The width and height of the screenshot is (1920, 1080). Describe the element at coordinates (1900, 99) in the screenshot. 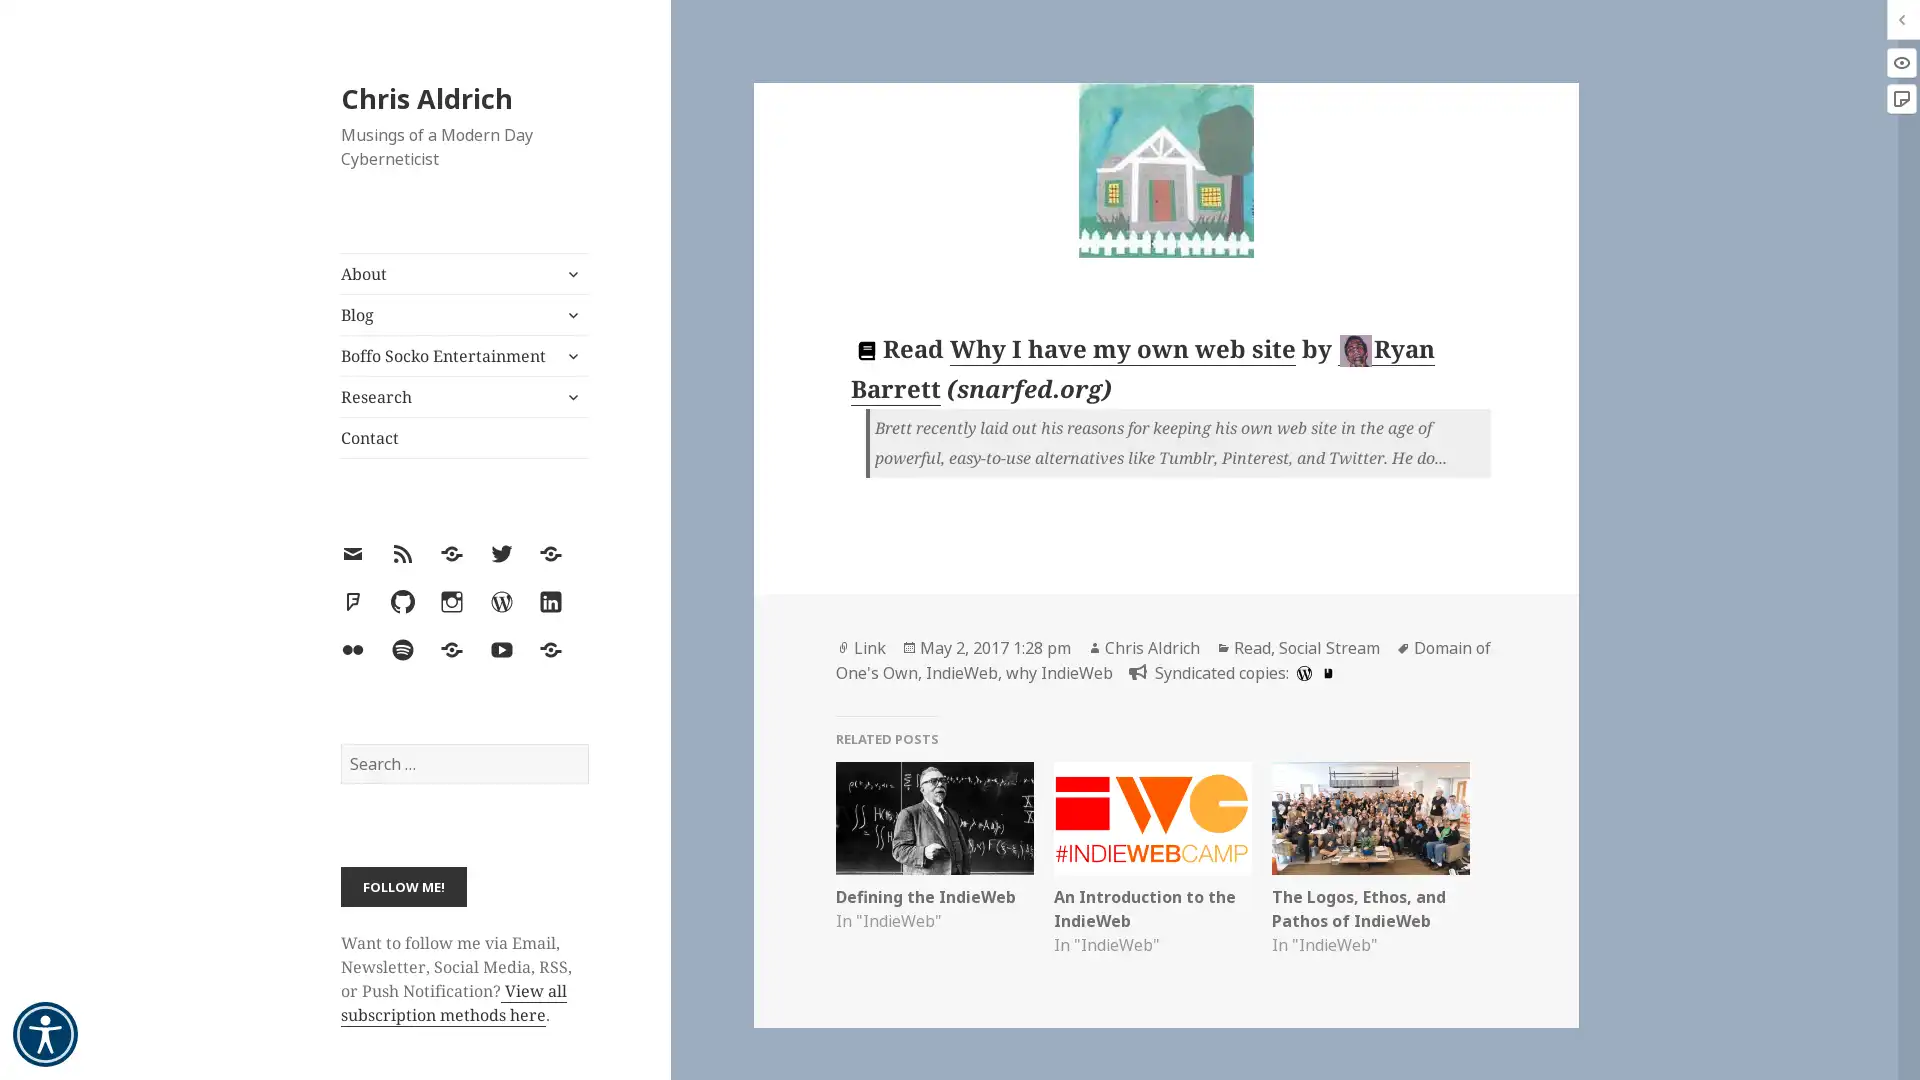

I see `New page note` at that location.